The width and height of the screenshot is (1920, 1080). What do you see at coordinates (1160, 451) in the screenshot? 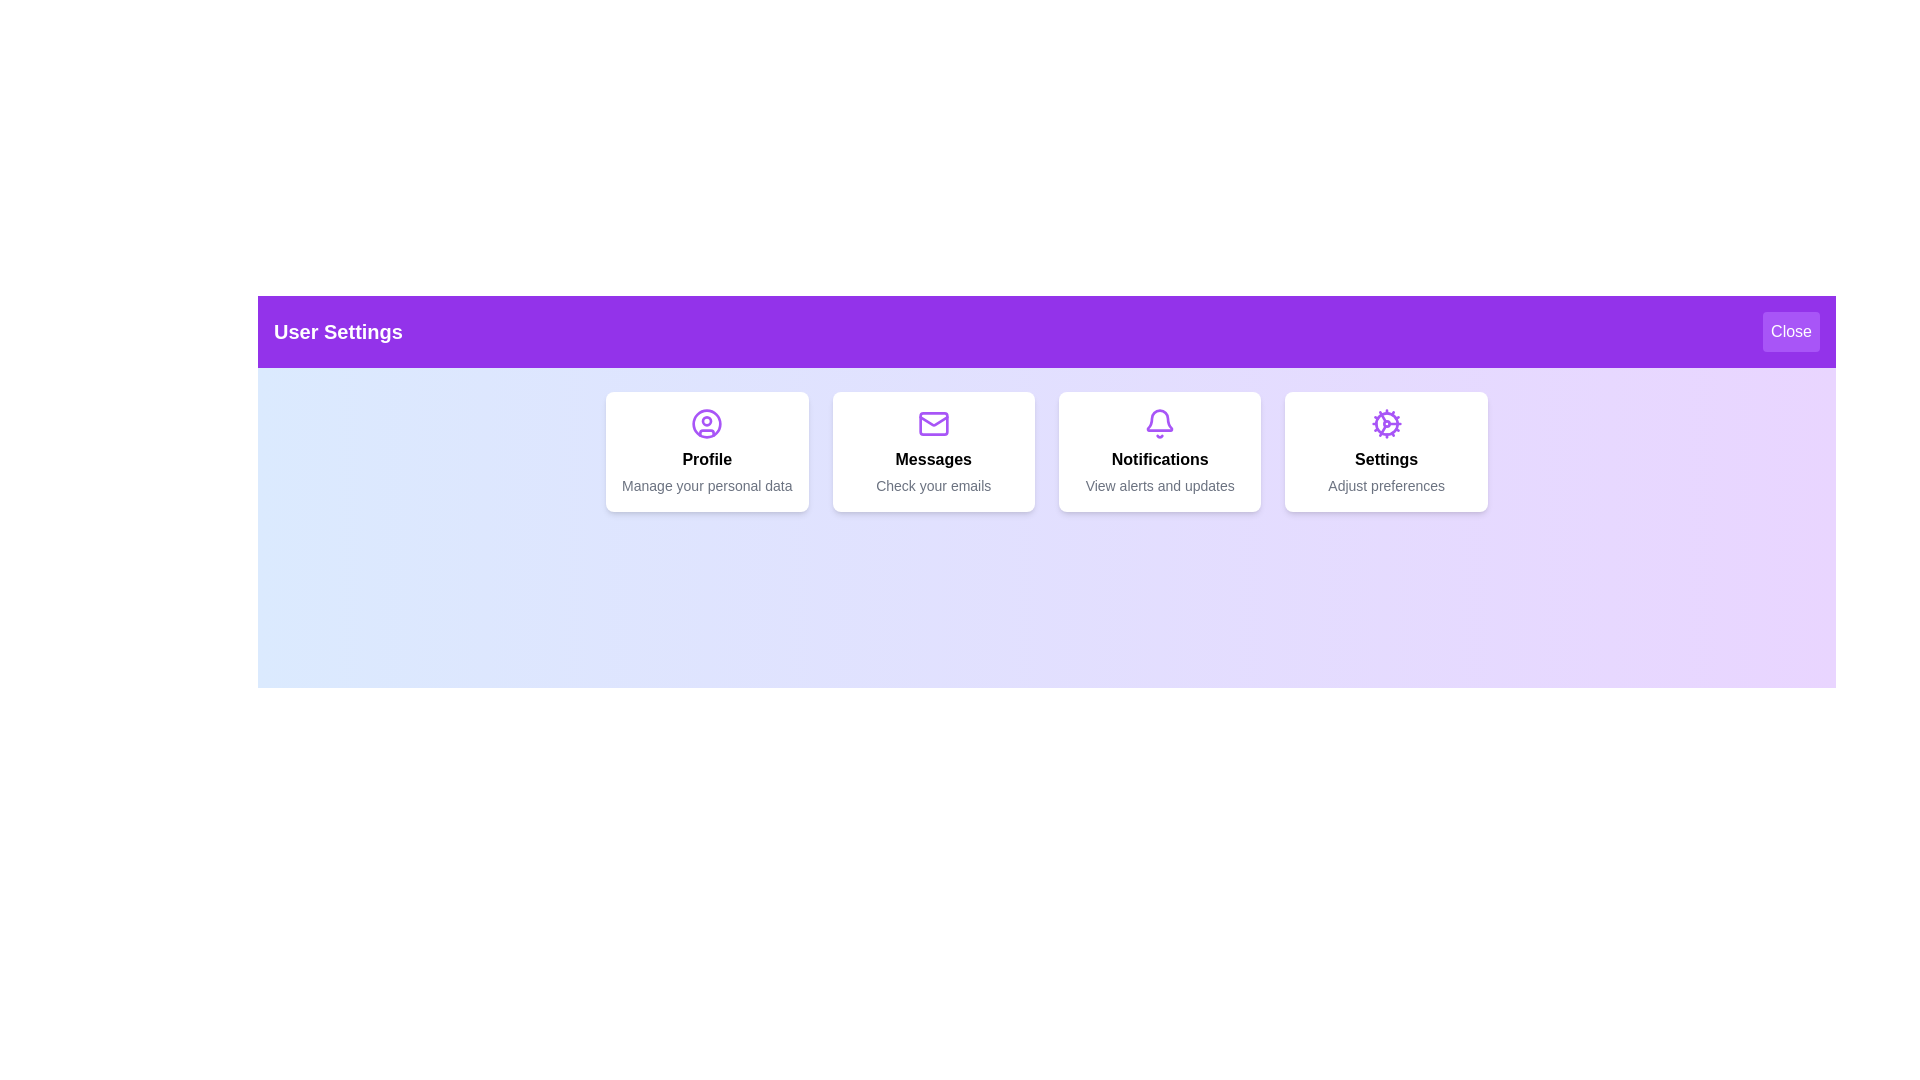
I see `the Notifications menu item to navigate to the respective section` at bounding box center [1160, 451].